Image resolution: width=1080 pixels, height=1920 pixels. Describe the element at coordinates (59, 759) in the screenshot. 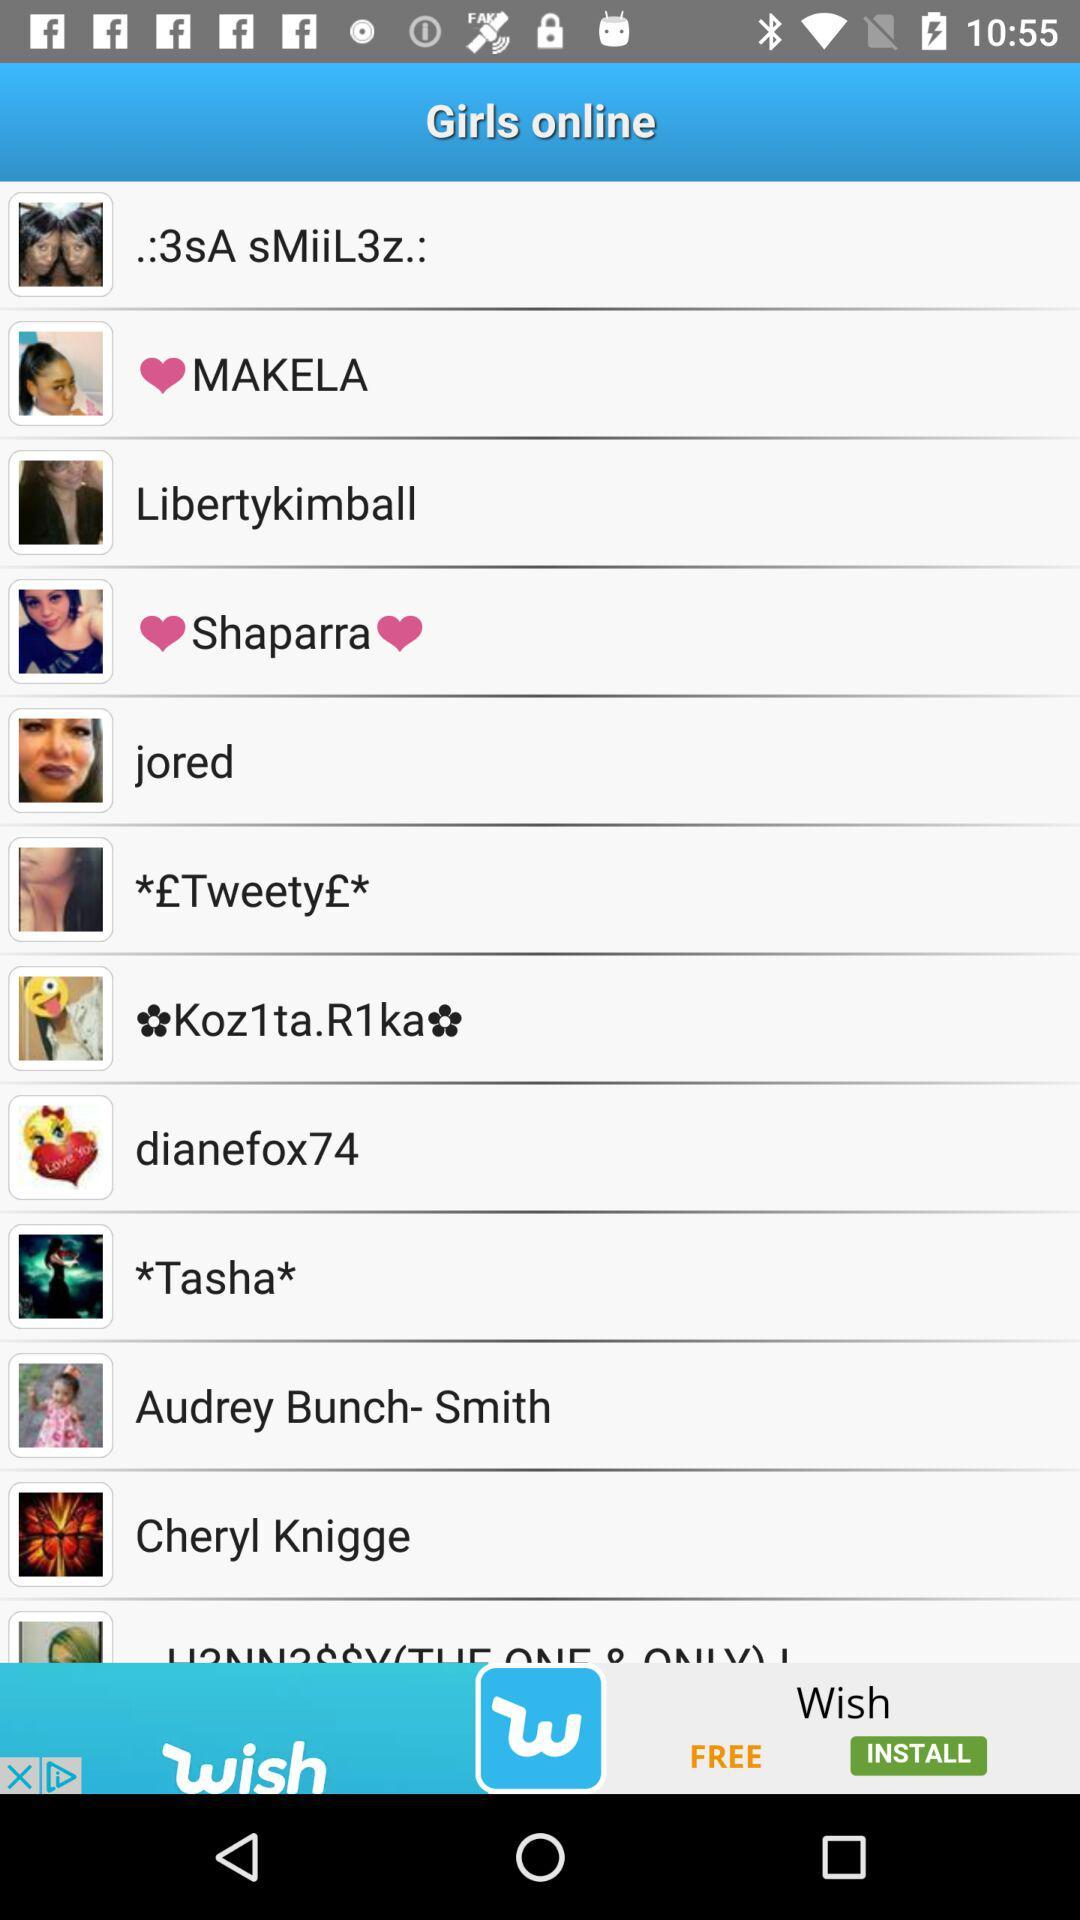

I see `see picture` at that location.